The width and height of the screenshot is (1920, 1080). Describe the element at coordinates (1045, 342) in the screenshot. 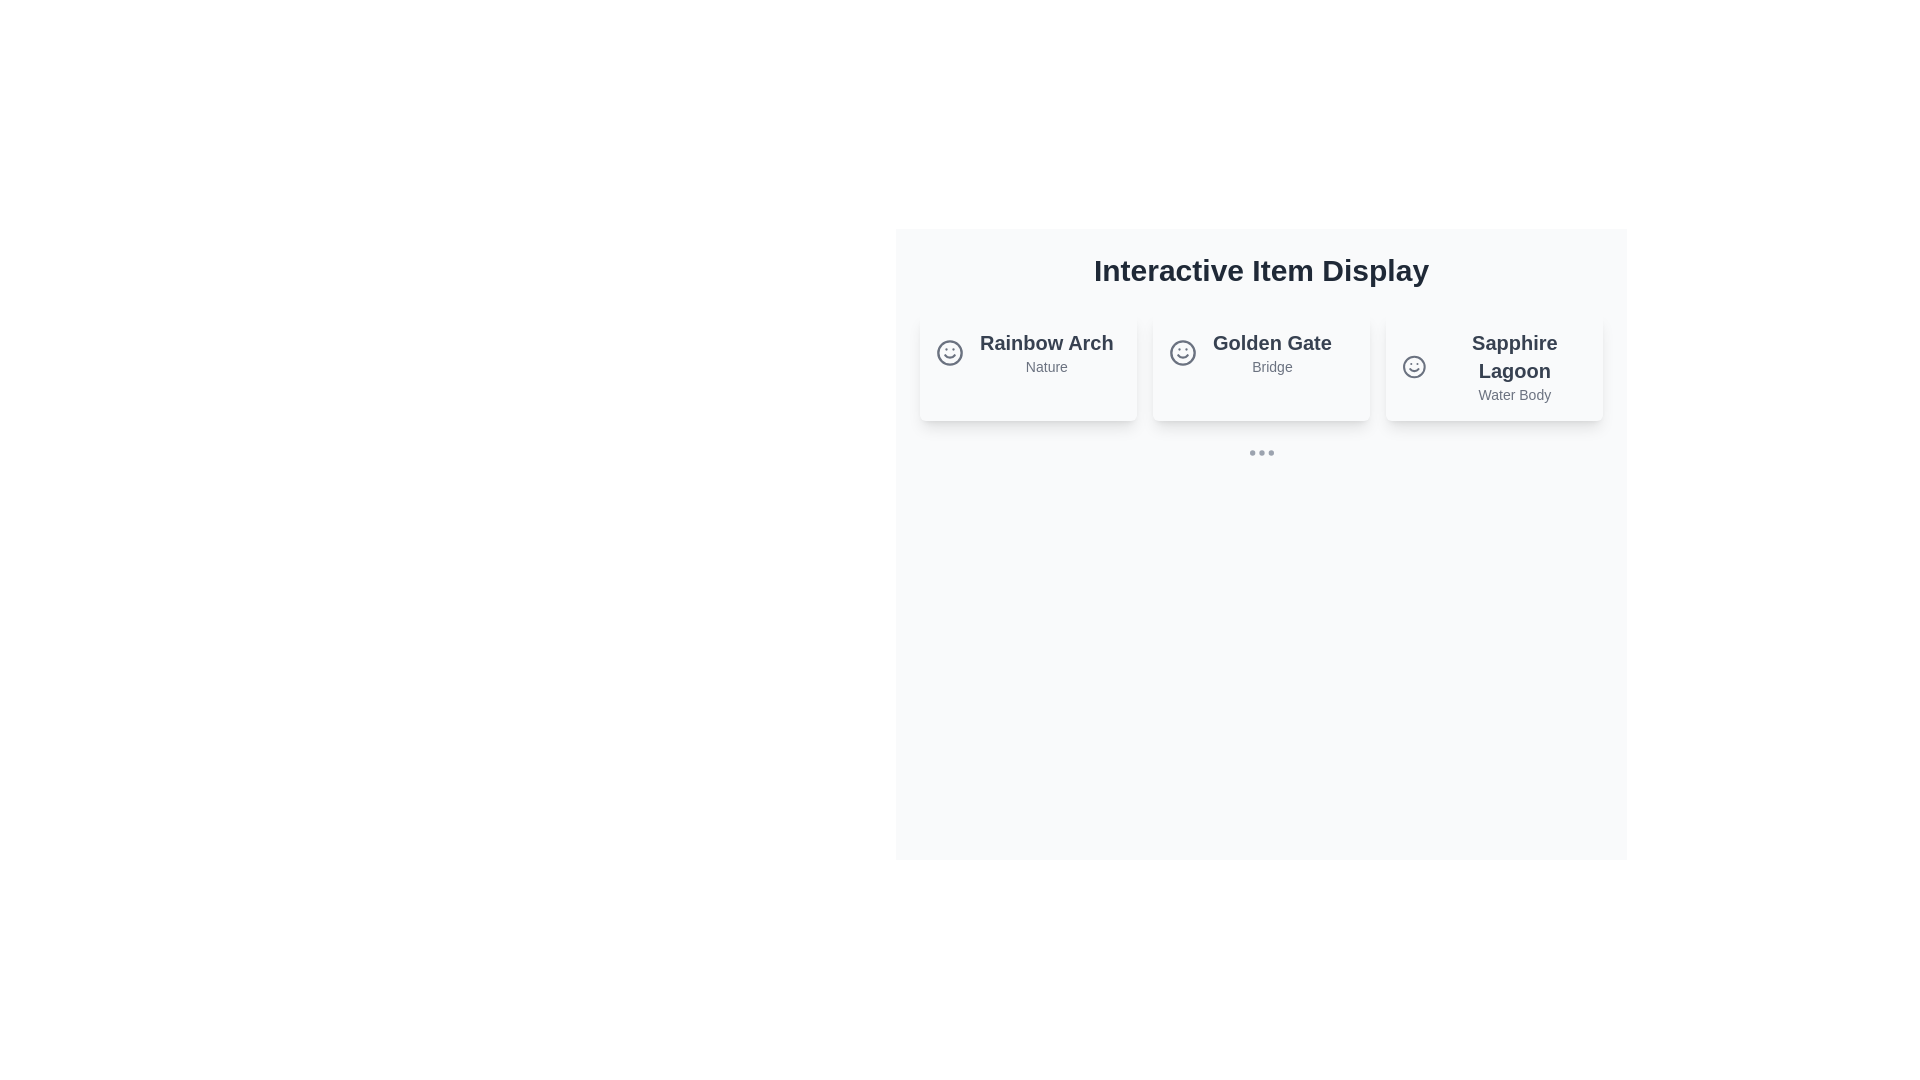

I see `the text label displaying 'Rainbow Arch', which is styled in bold and large font, positioned above the smaller text 'Nature' within a card-like structure` at that location.